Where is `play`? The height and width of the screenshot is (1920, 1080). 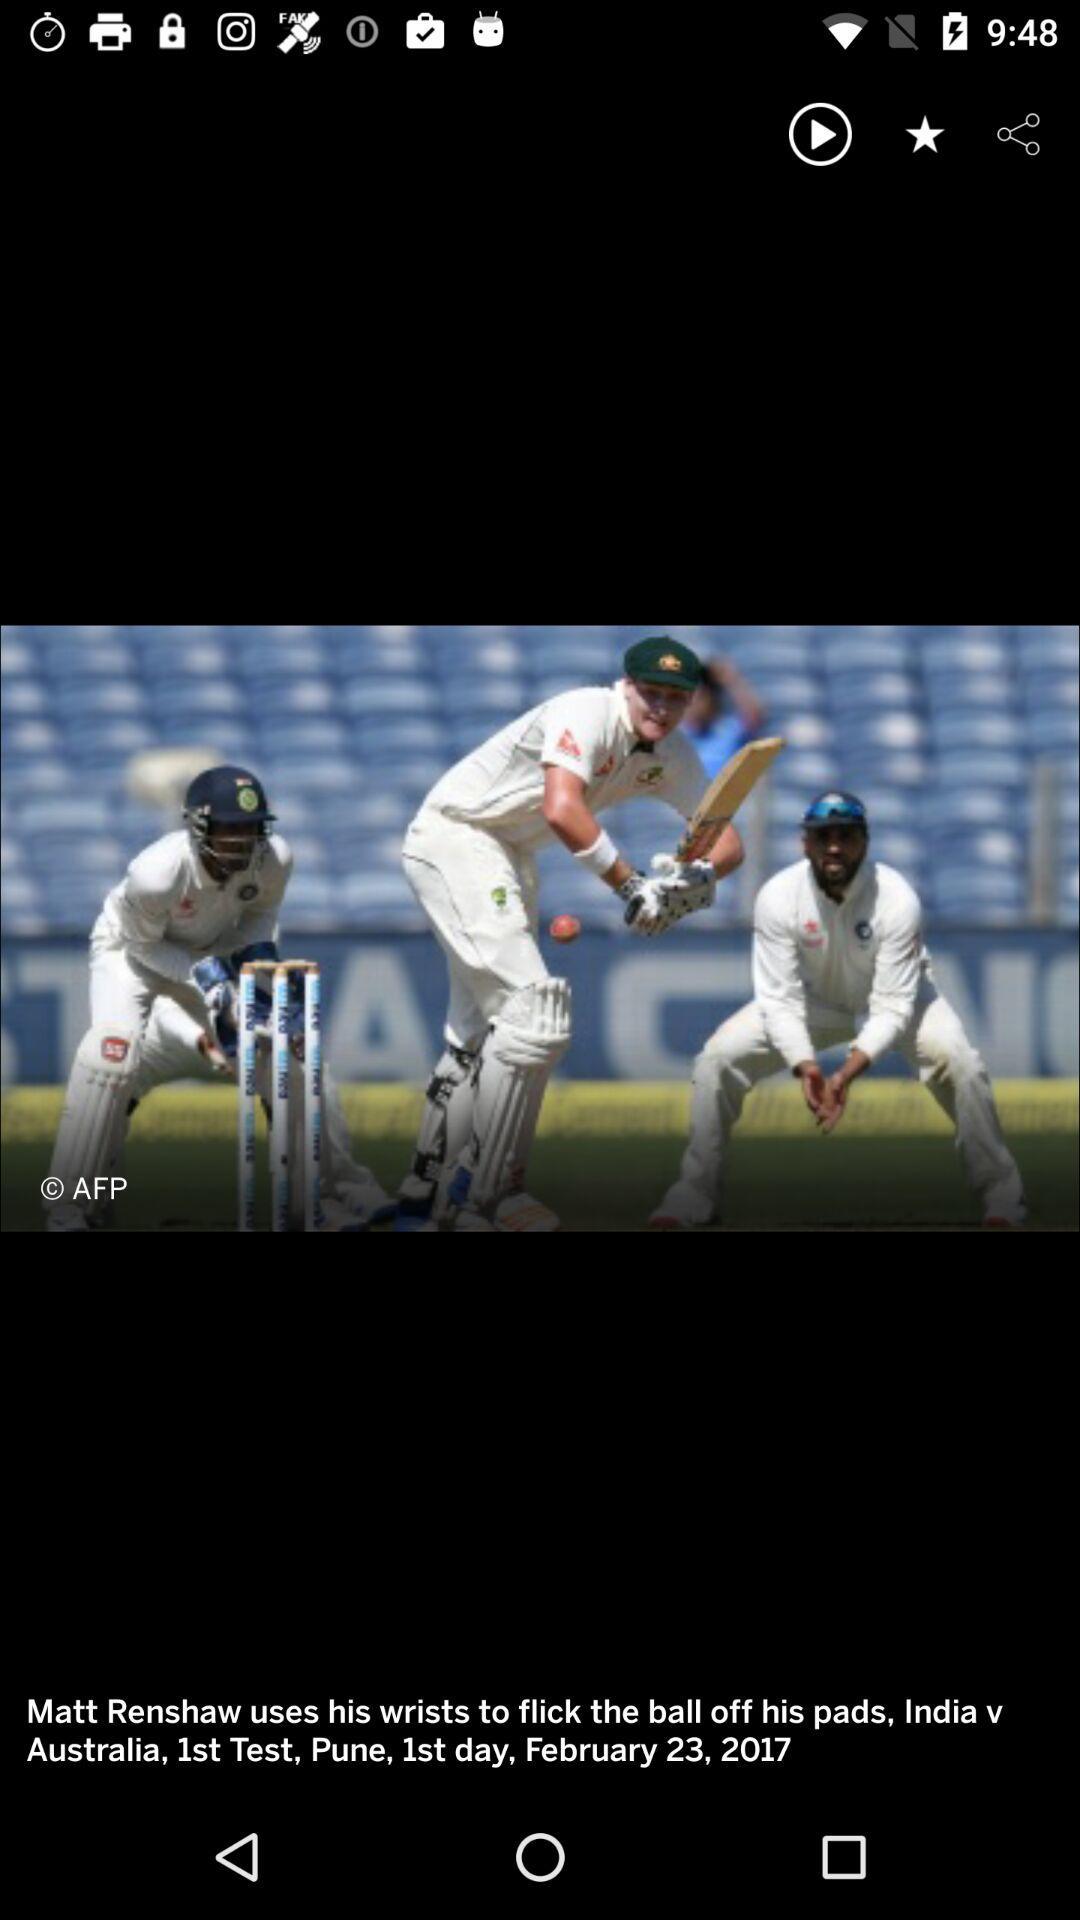
play is located at coordinates (820, 133).